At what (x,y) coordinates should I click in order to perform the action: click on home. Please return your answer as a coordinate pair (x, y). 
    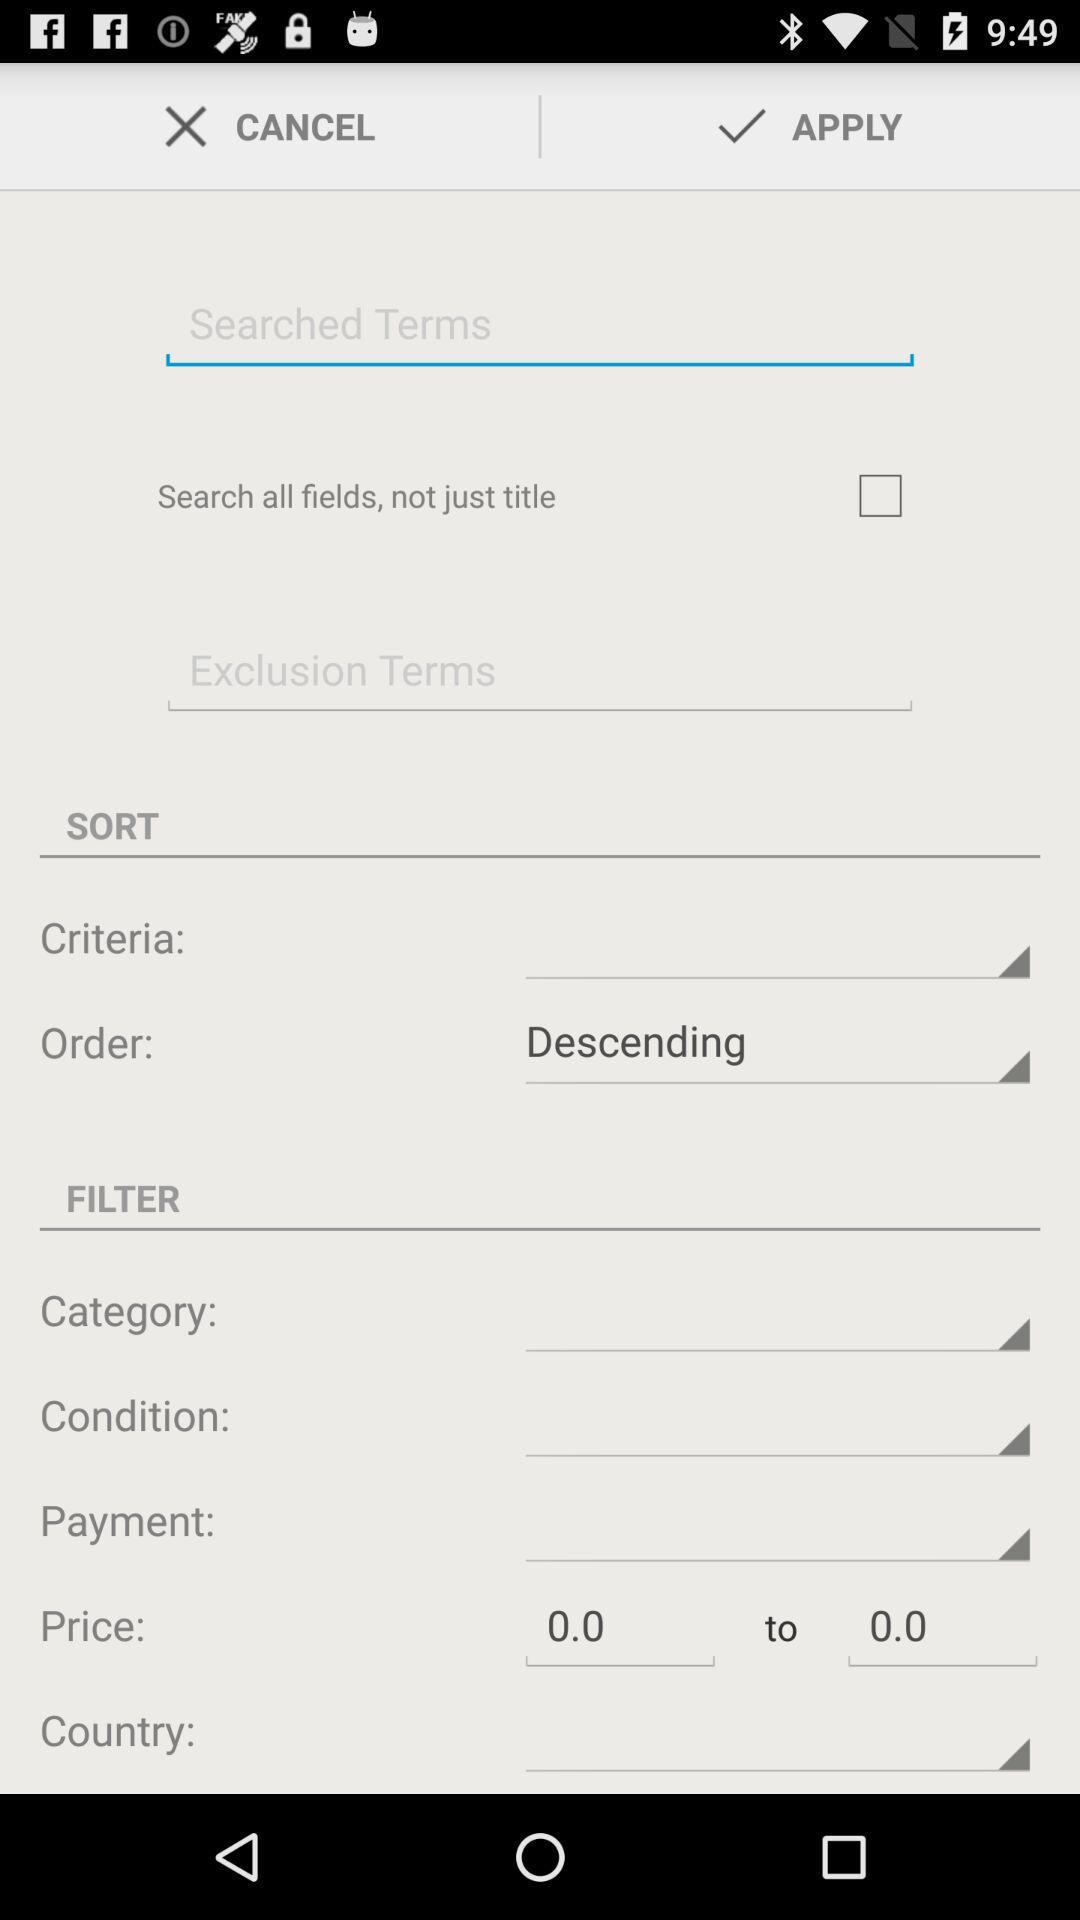
    Looking at the image, I should click on (879, 495).